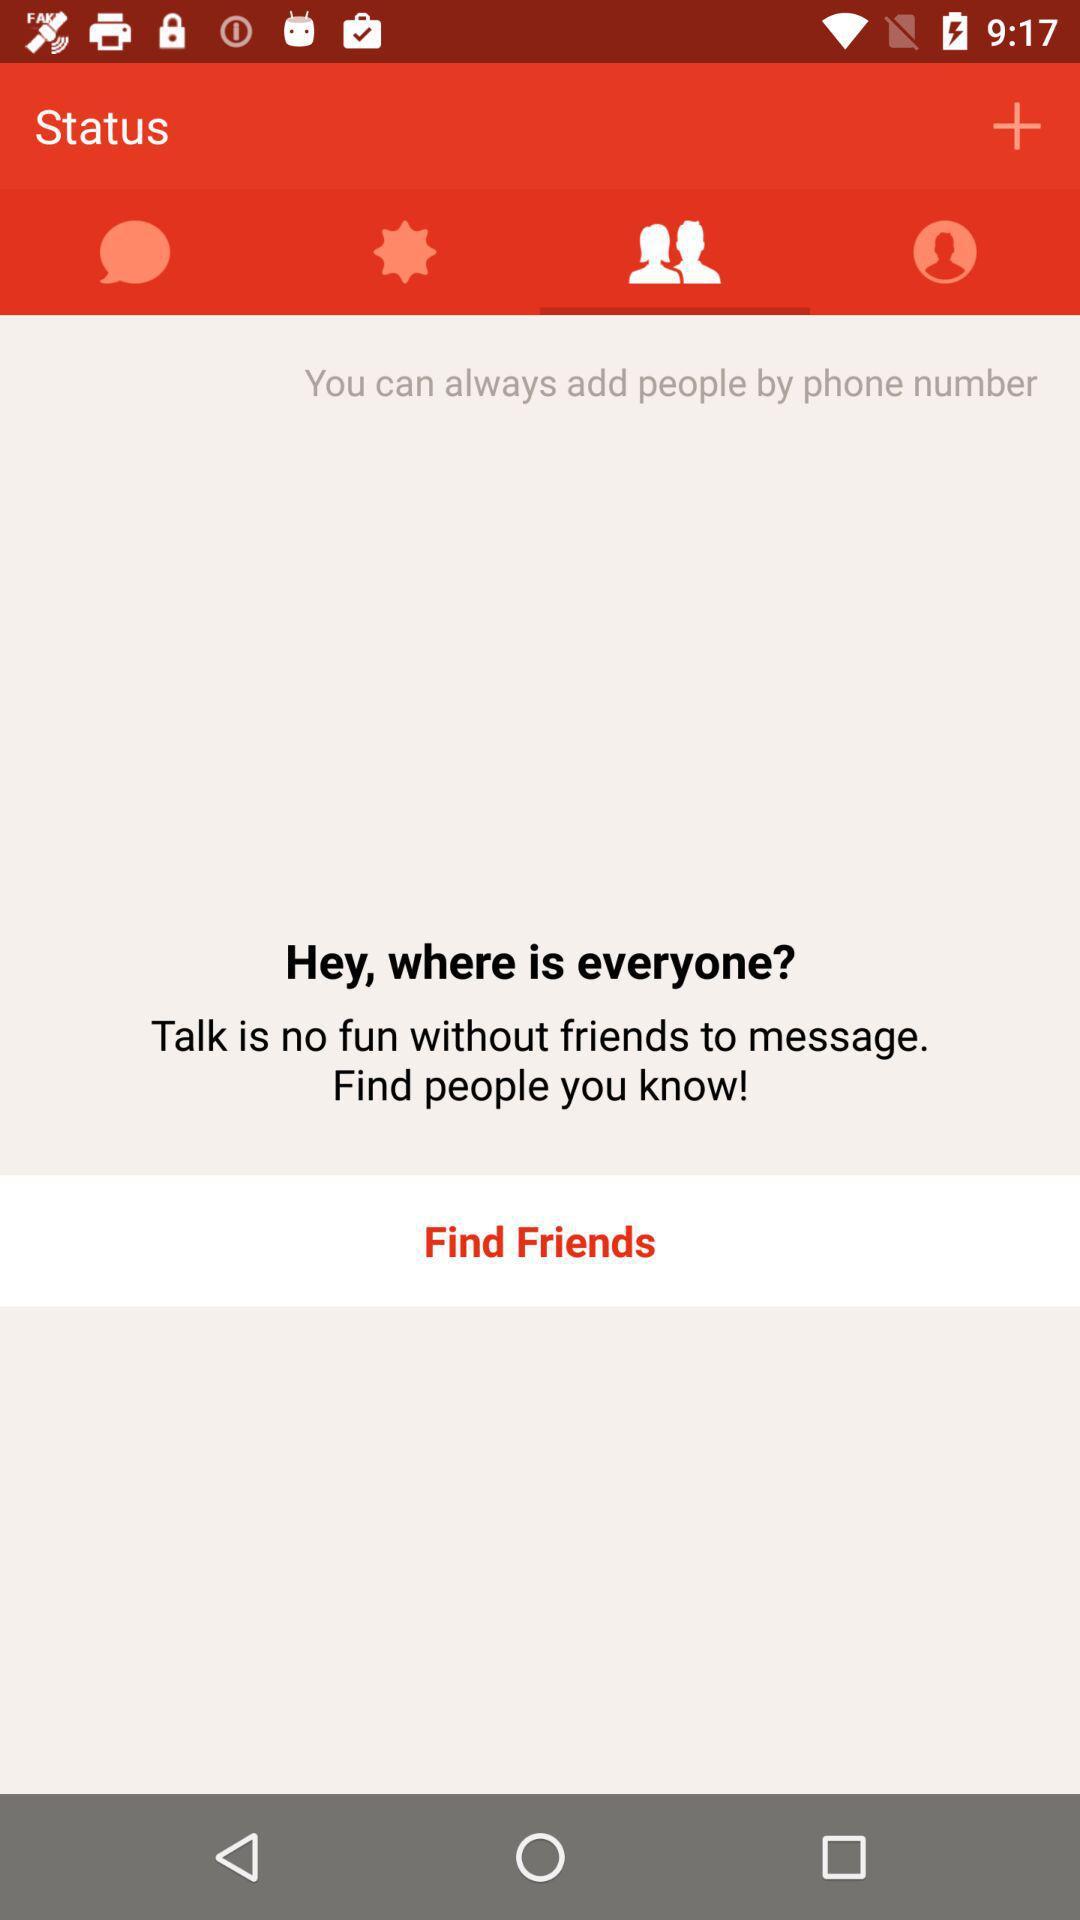 The image size is (1080, 1920). I want to click on my profile, so click(945, 251).